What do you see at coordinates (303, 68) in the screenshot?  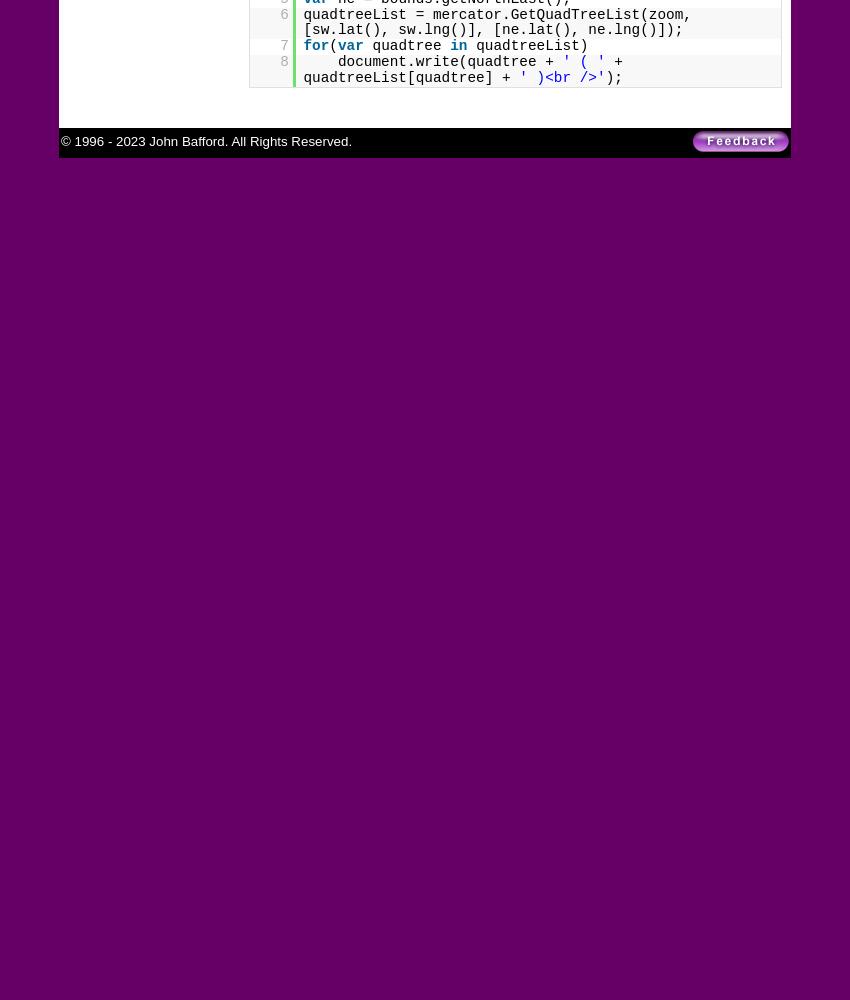 I see `'+ quadtreeList[quadtree] +'` at bounding box center [303, 68].